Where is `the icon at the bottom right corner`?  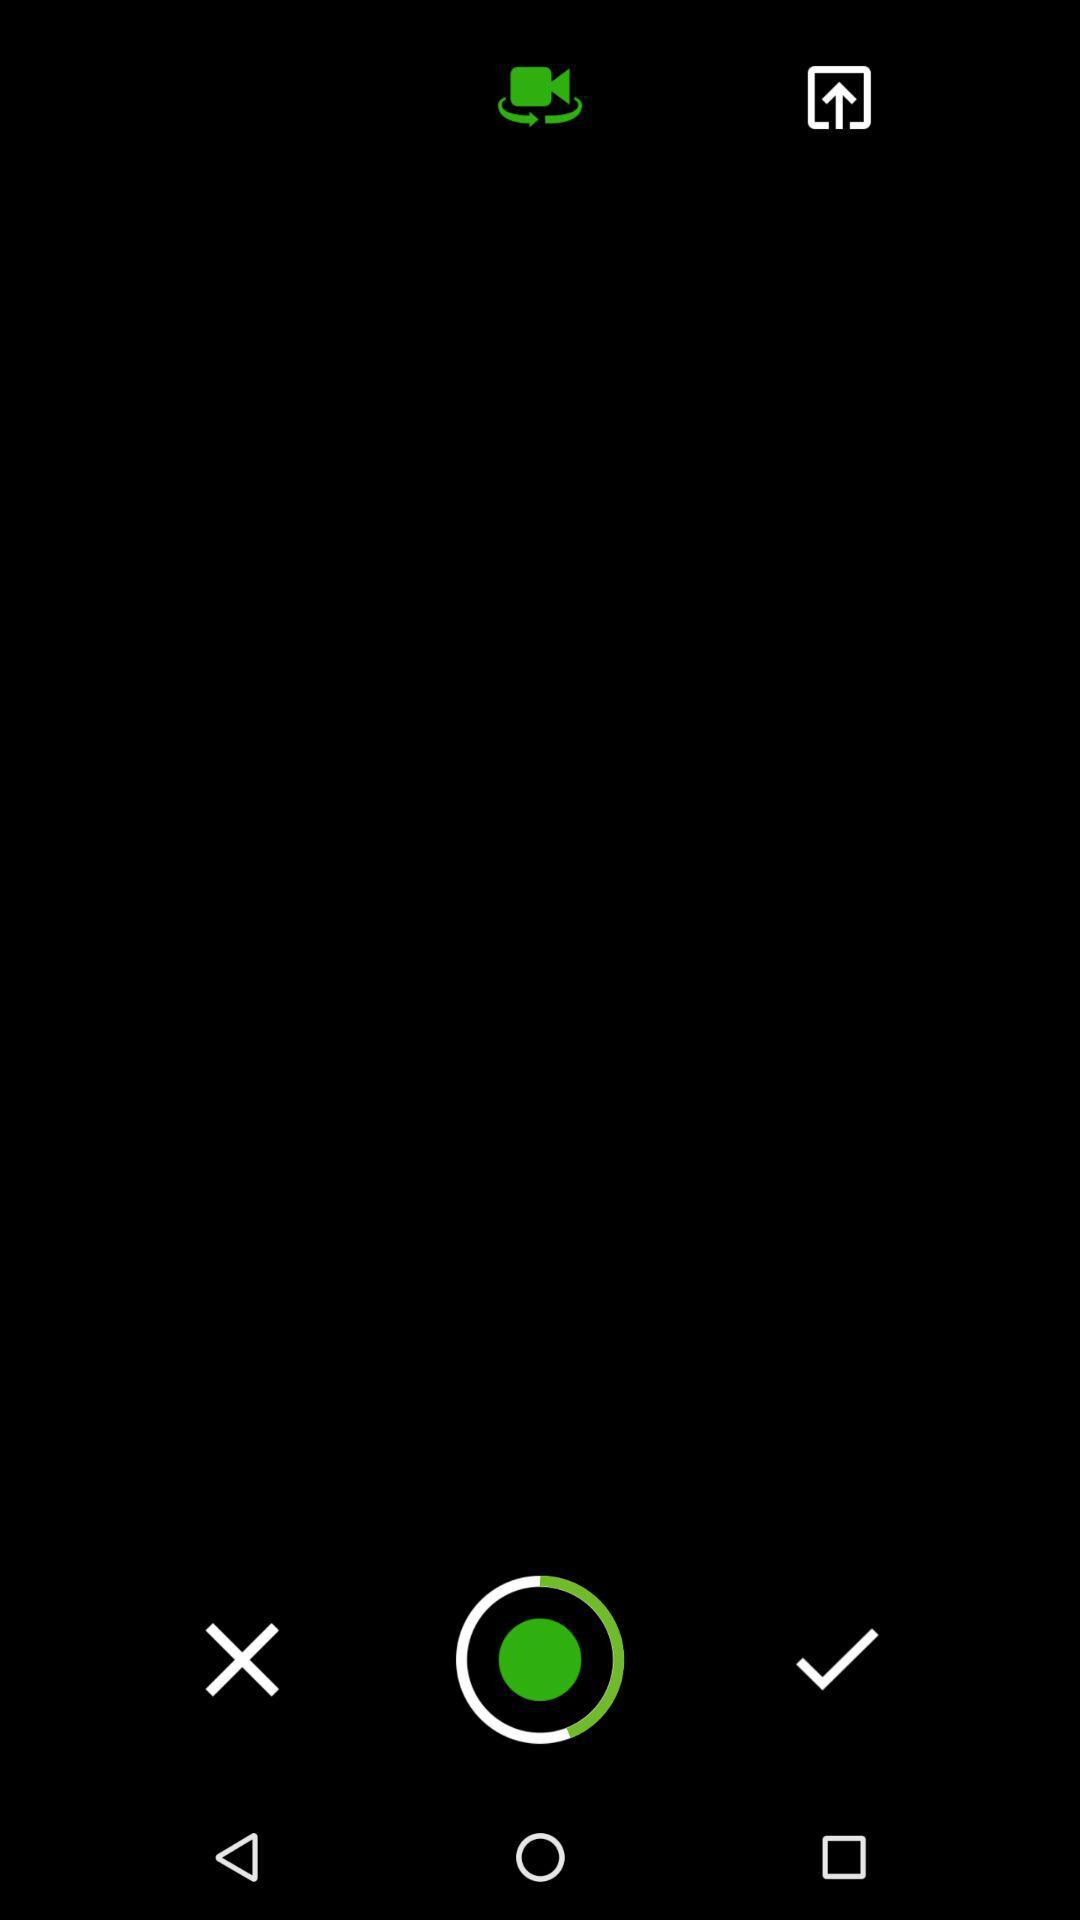 the icon at the bottom right corner is located at coordinates (837, 1659).